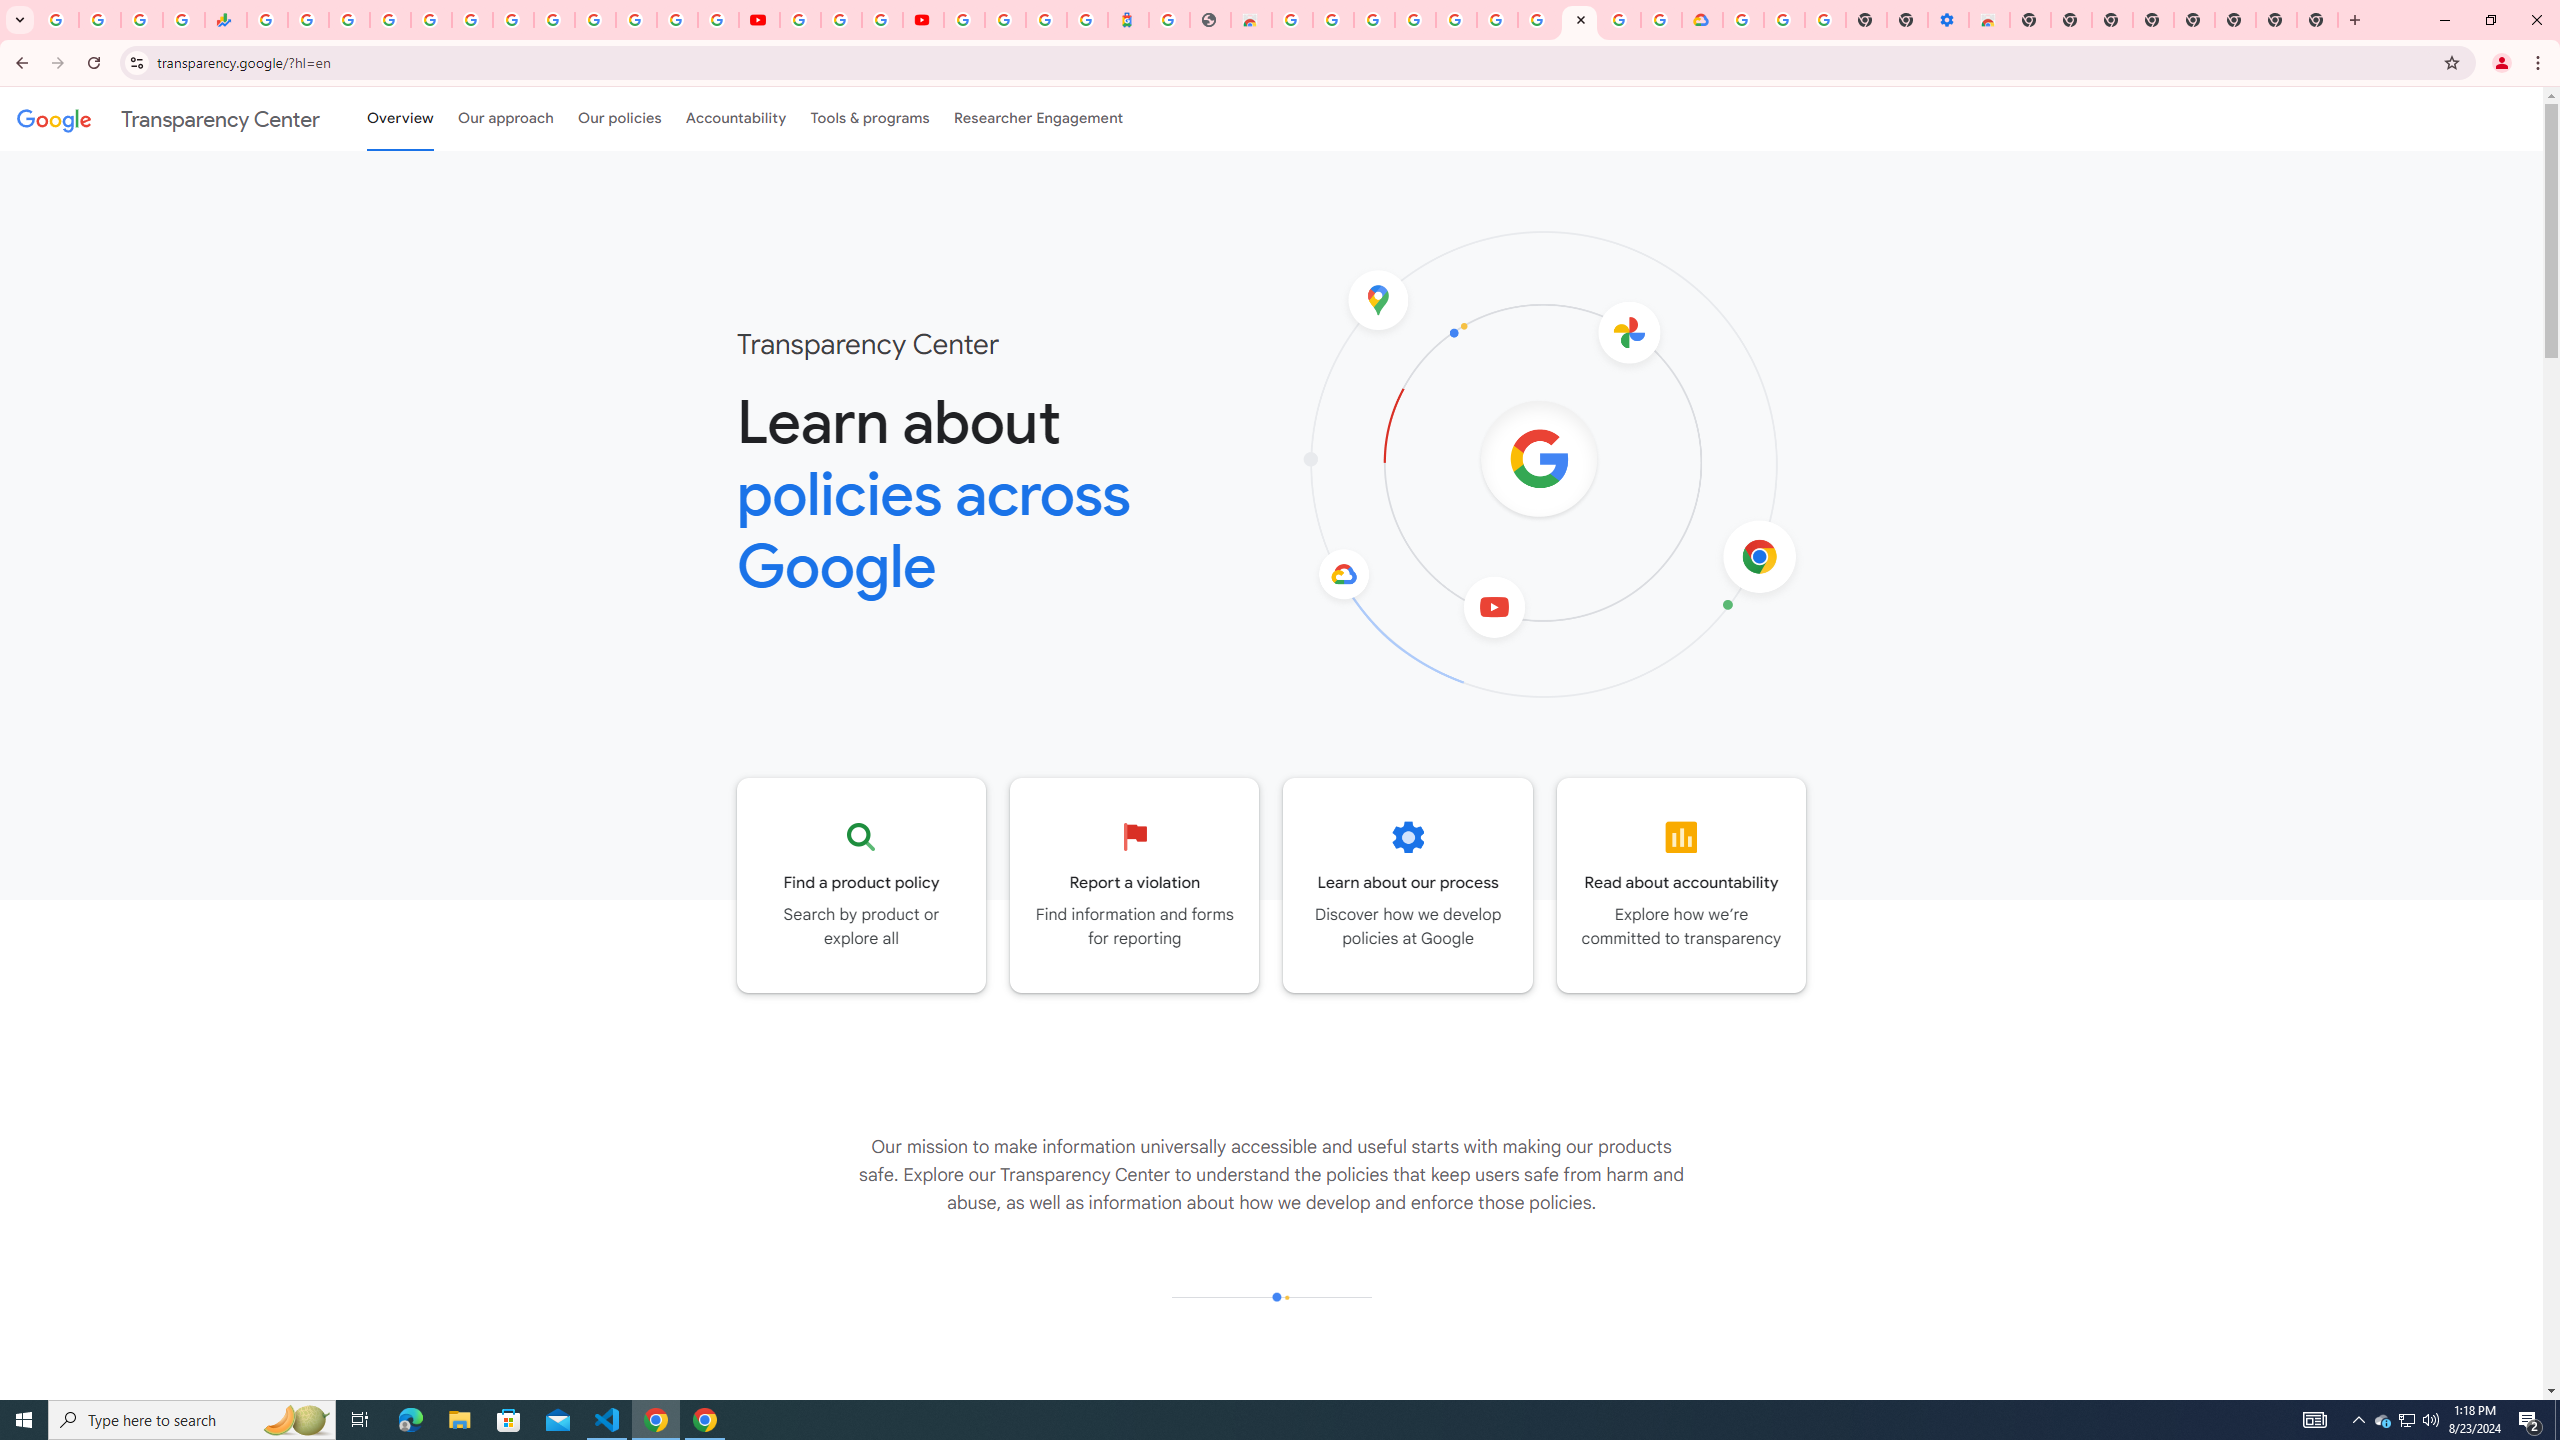 Image resolution: width=2560 pixels, height=1440 pixels. What do you see at coordinates (135, 61) in the screenshot?
I see `'View site information'` at bounding box center [135, 61].